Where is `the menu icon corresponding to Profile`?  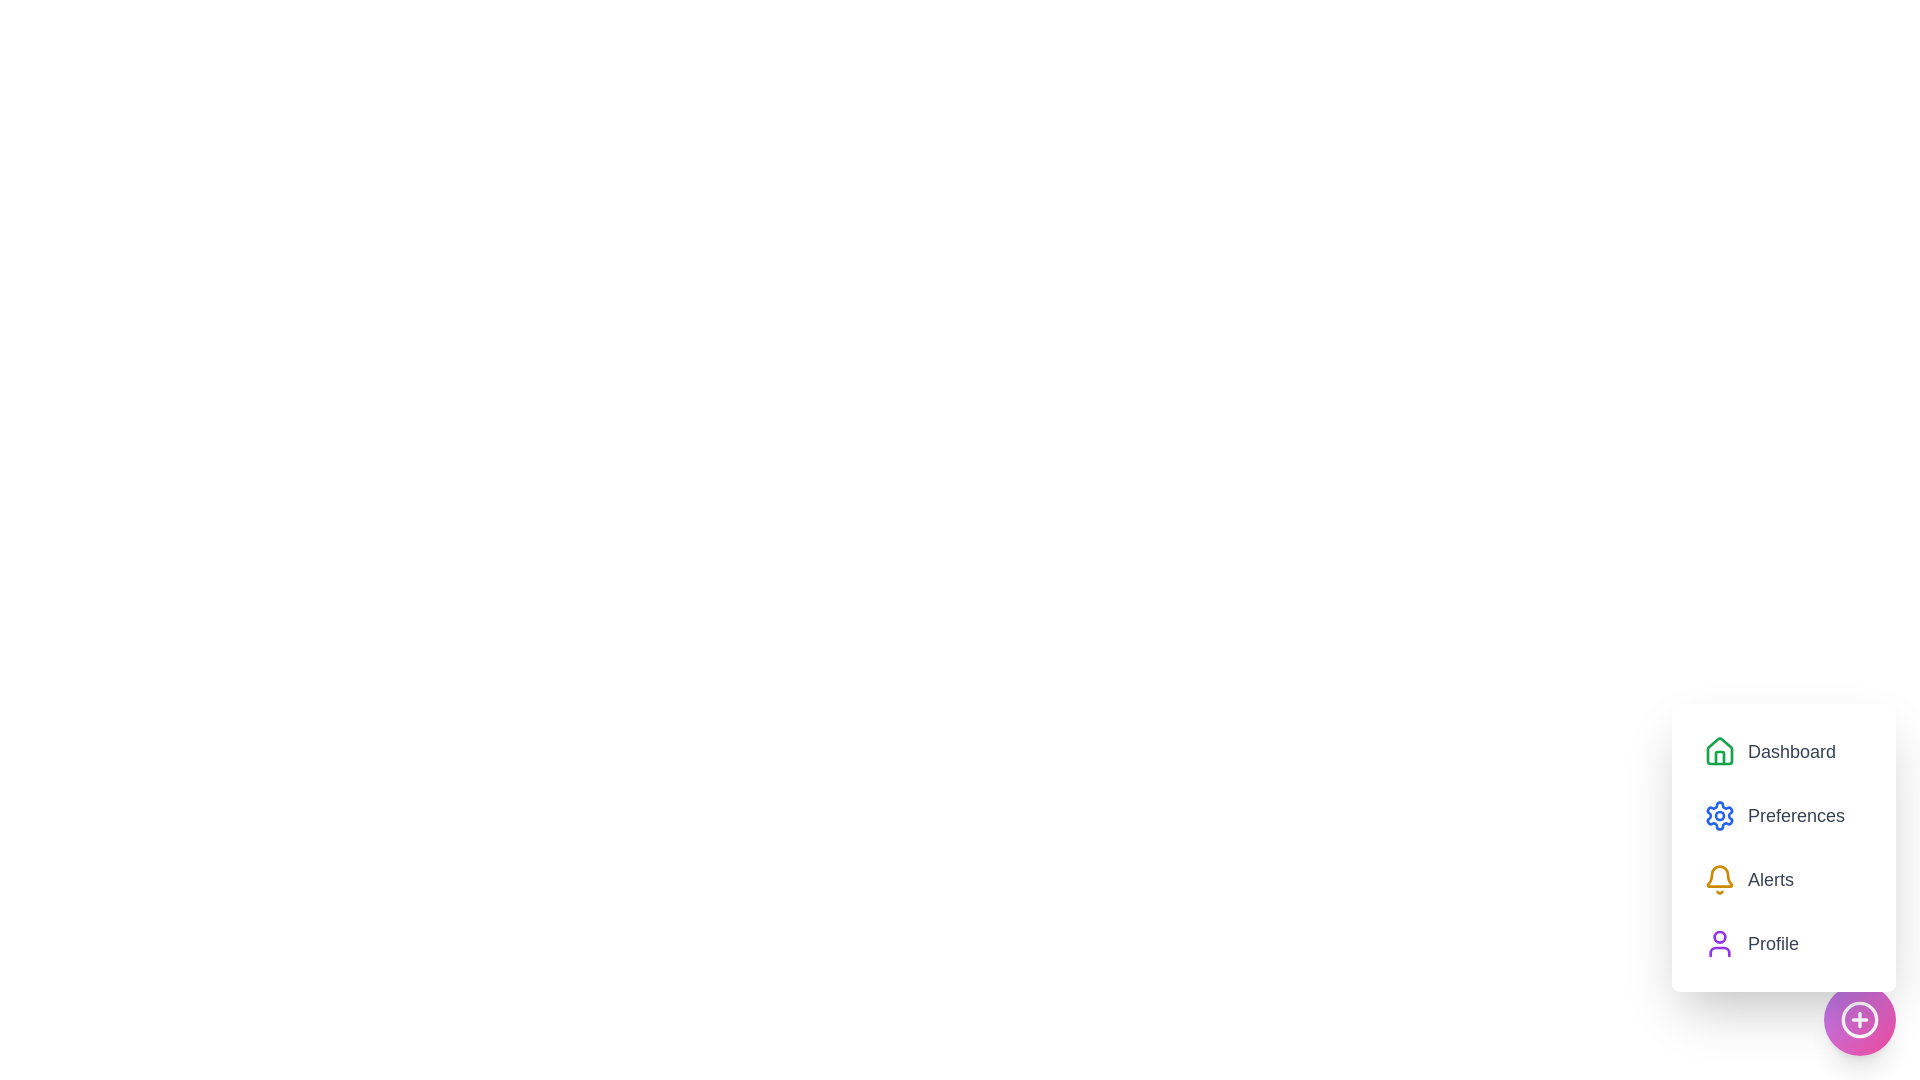
the menu icon corresponding to Profile is located at coordinates (1718, 944).